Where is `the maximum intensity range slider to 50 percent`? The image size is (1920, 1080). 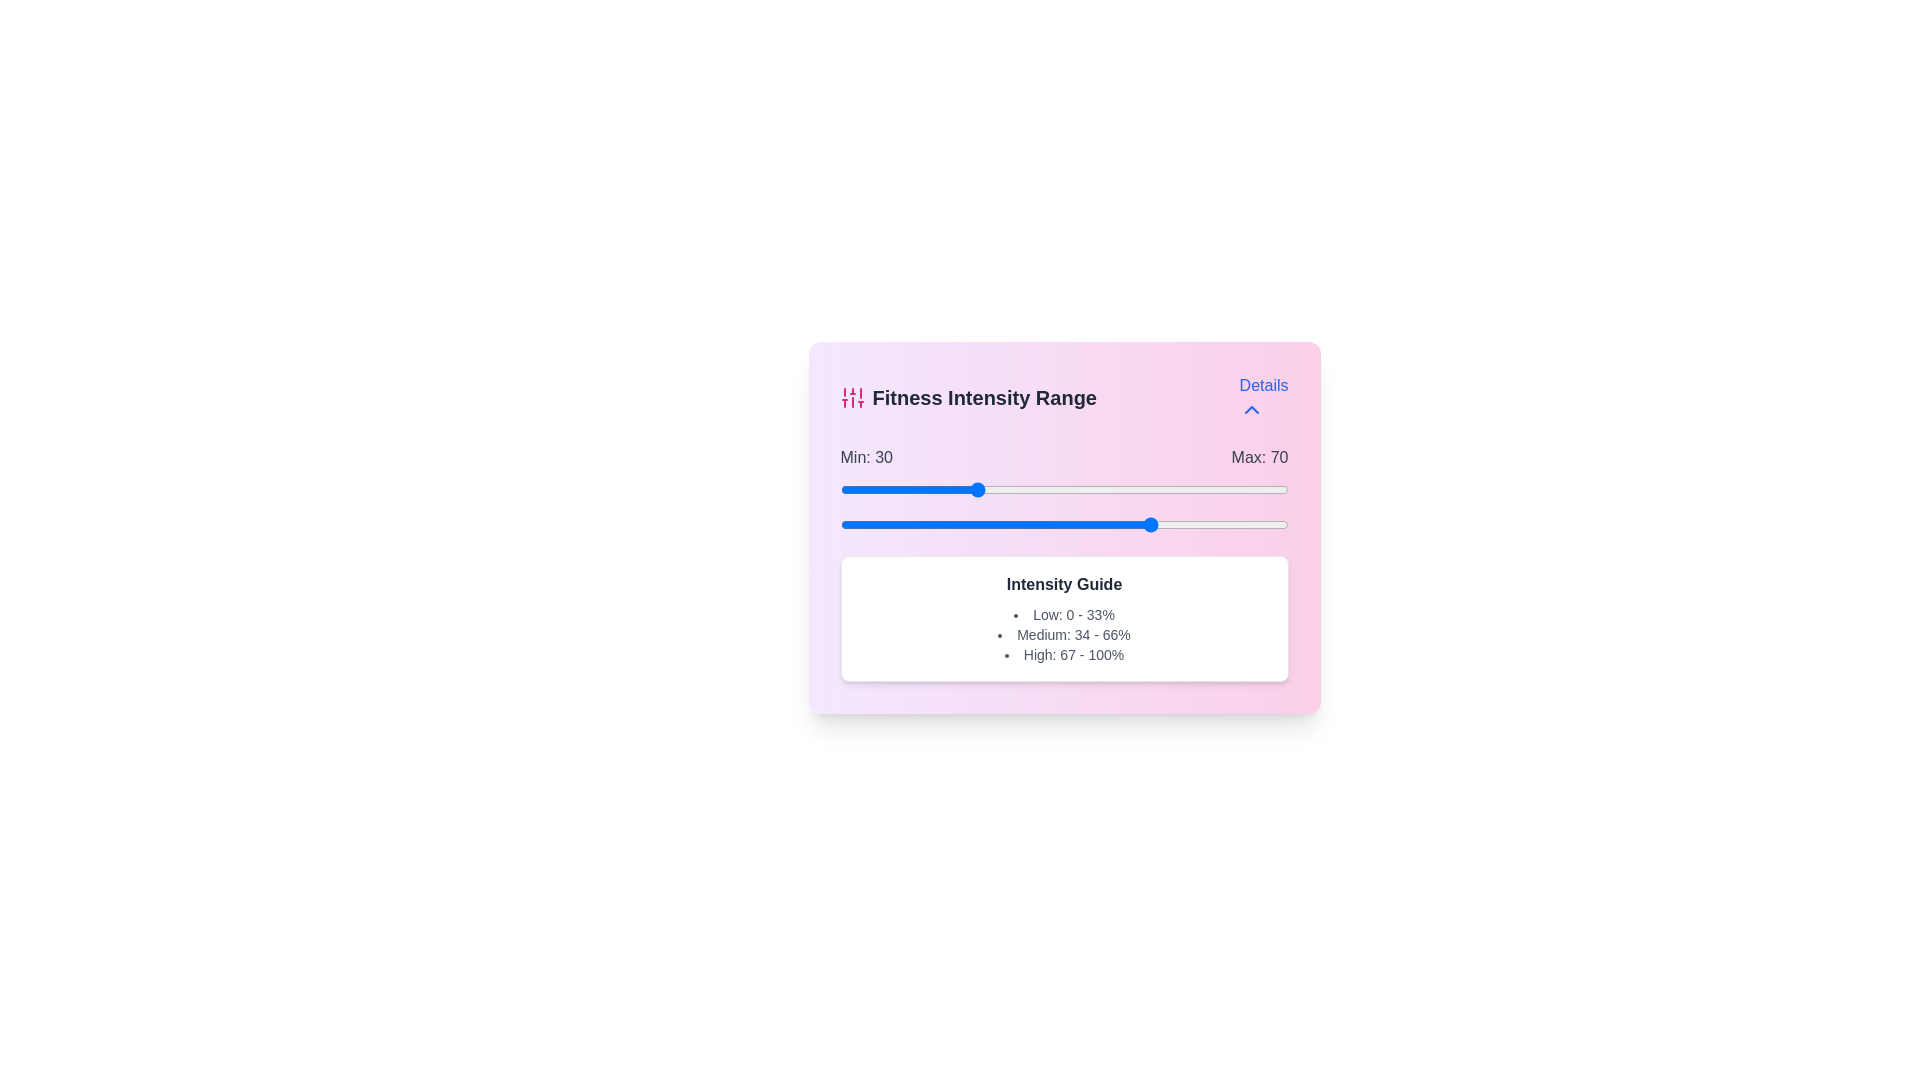
the maximum intensity range slider to 50 percent is located at coordinates (1063, 523).